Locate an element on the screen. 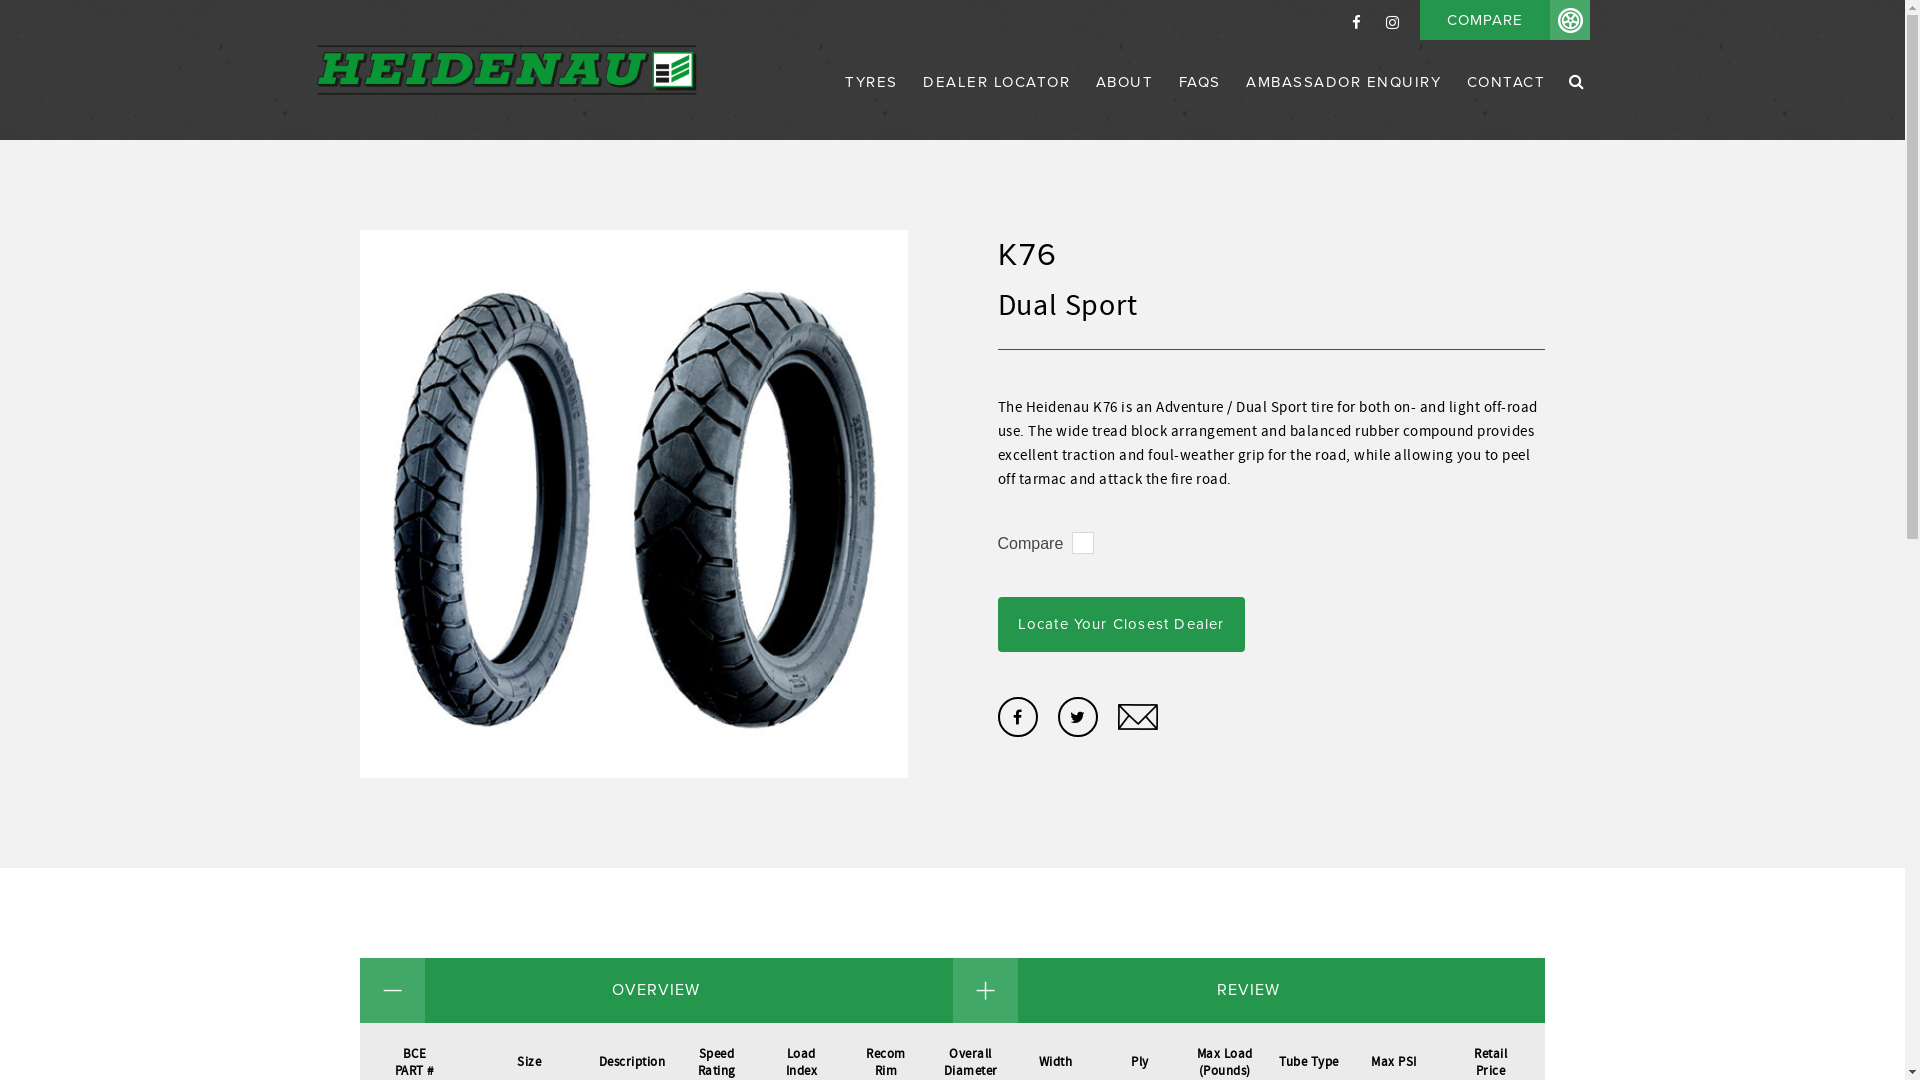  'CONTACT' is located at coordinates (1501, 104).